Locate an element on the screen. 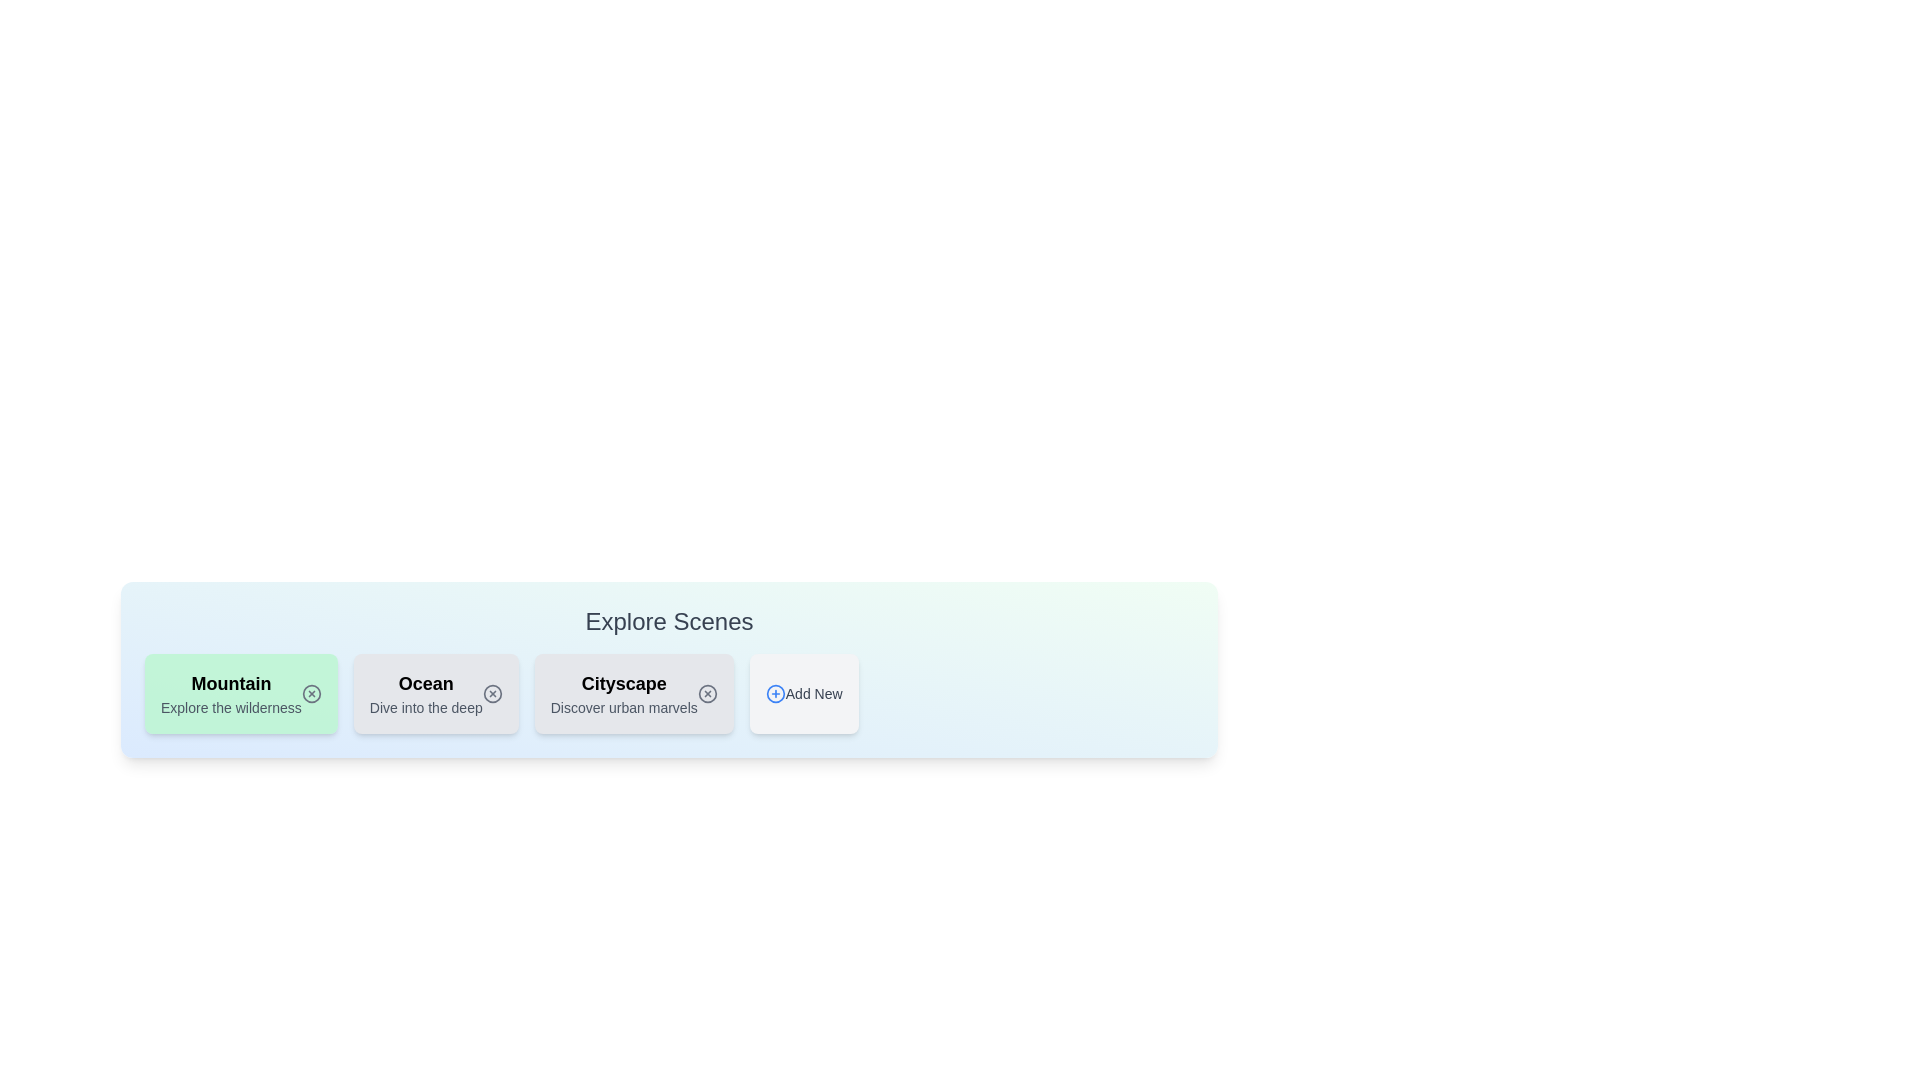 The height and width of the screenshot is (1080, 1920). the close icon of the scene chip corresponding to Mountain is located at coordinates (310, 693).